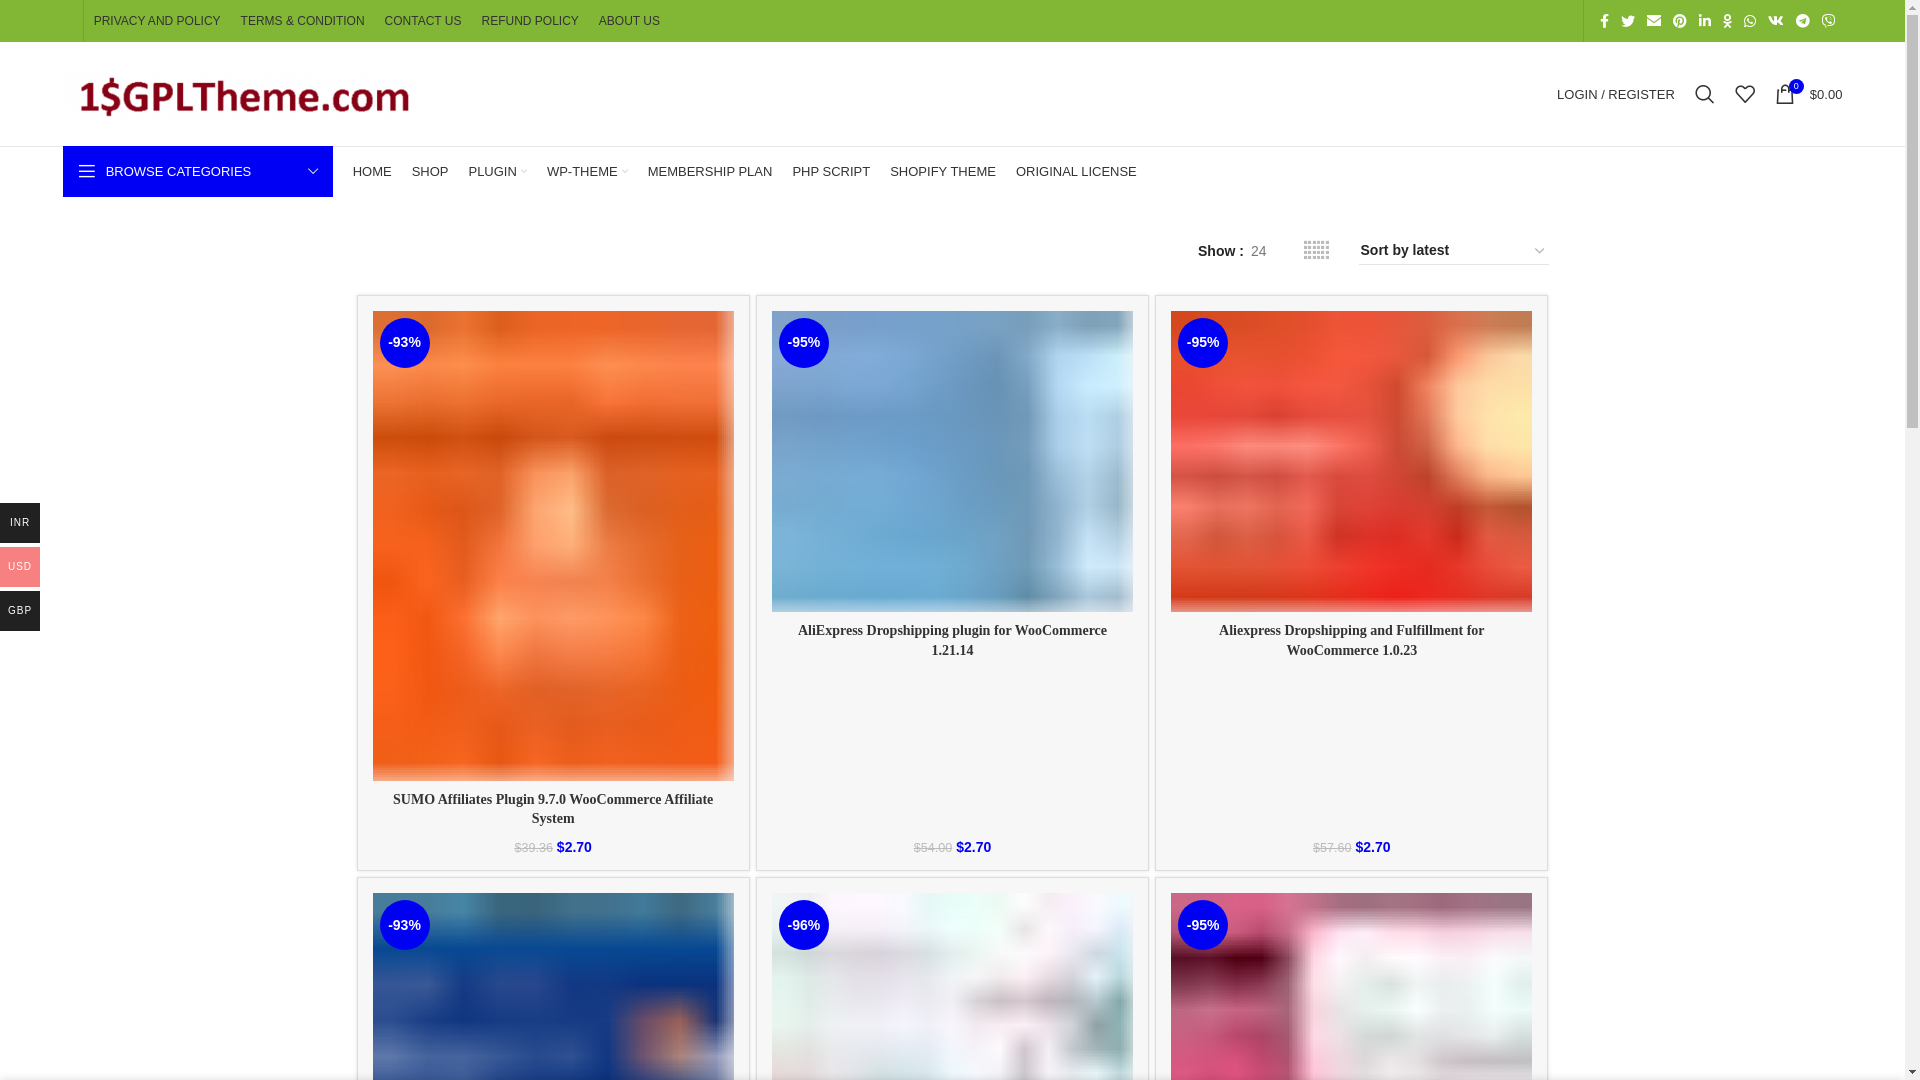  I want to click on 'SHOP', so click(429, 171).